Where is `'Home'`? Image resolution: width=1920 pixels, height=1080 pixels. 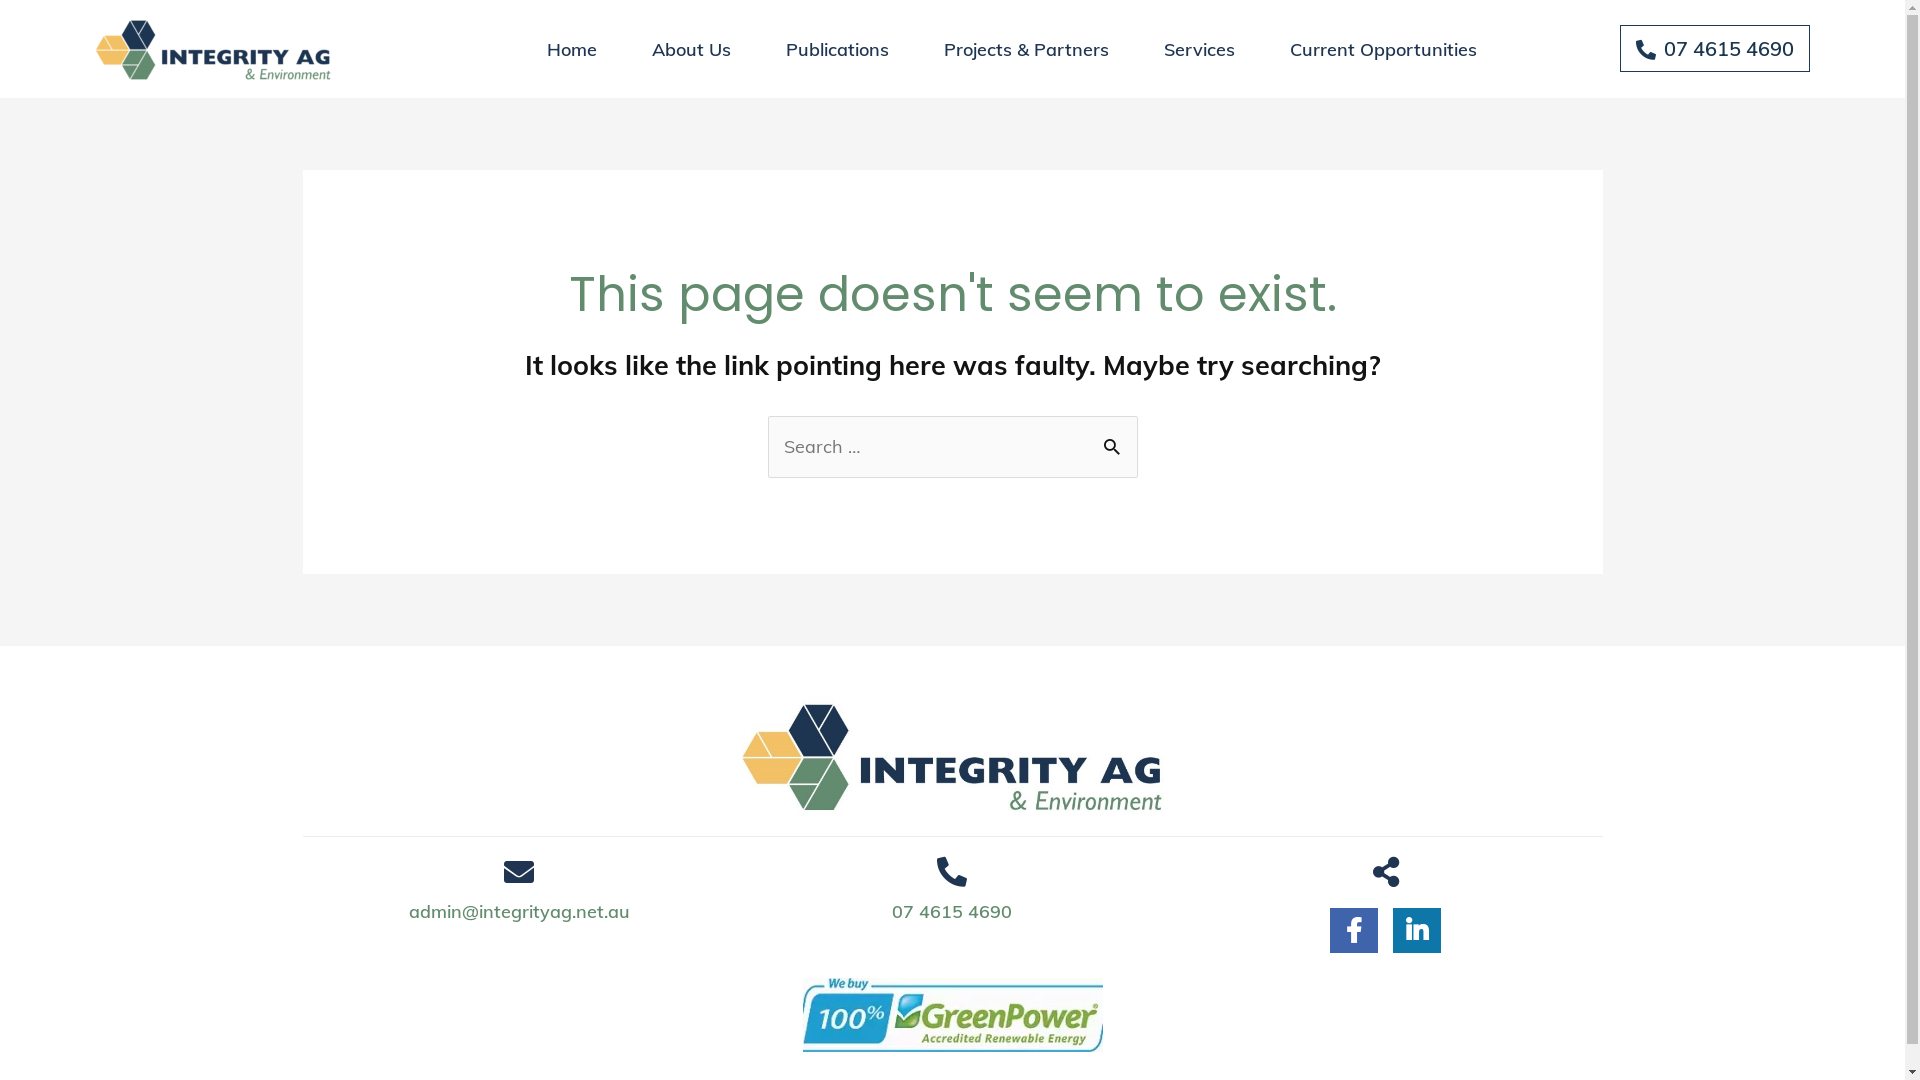
'Home' is located at coordinates (570, 48).